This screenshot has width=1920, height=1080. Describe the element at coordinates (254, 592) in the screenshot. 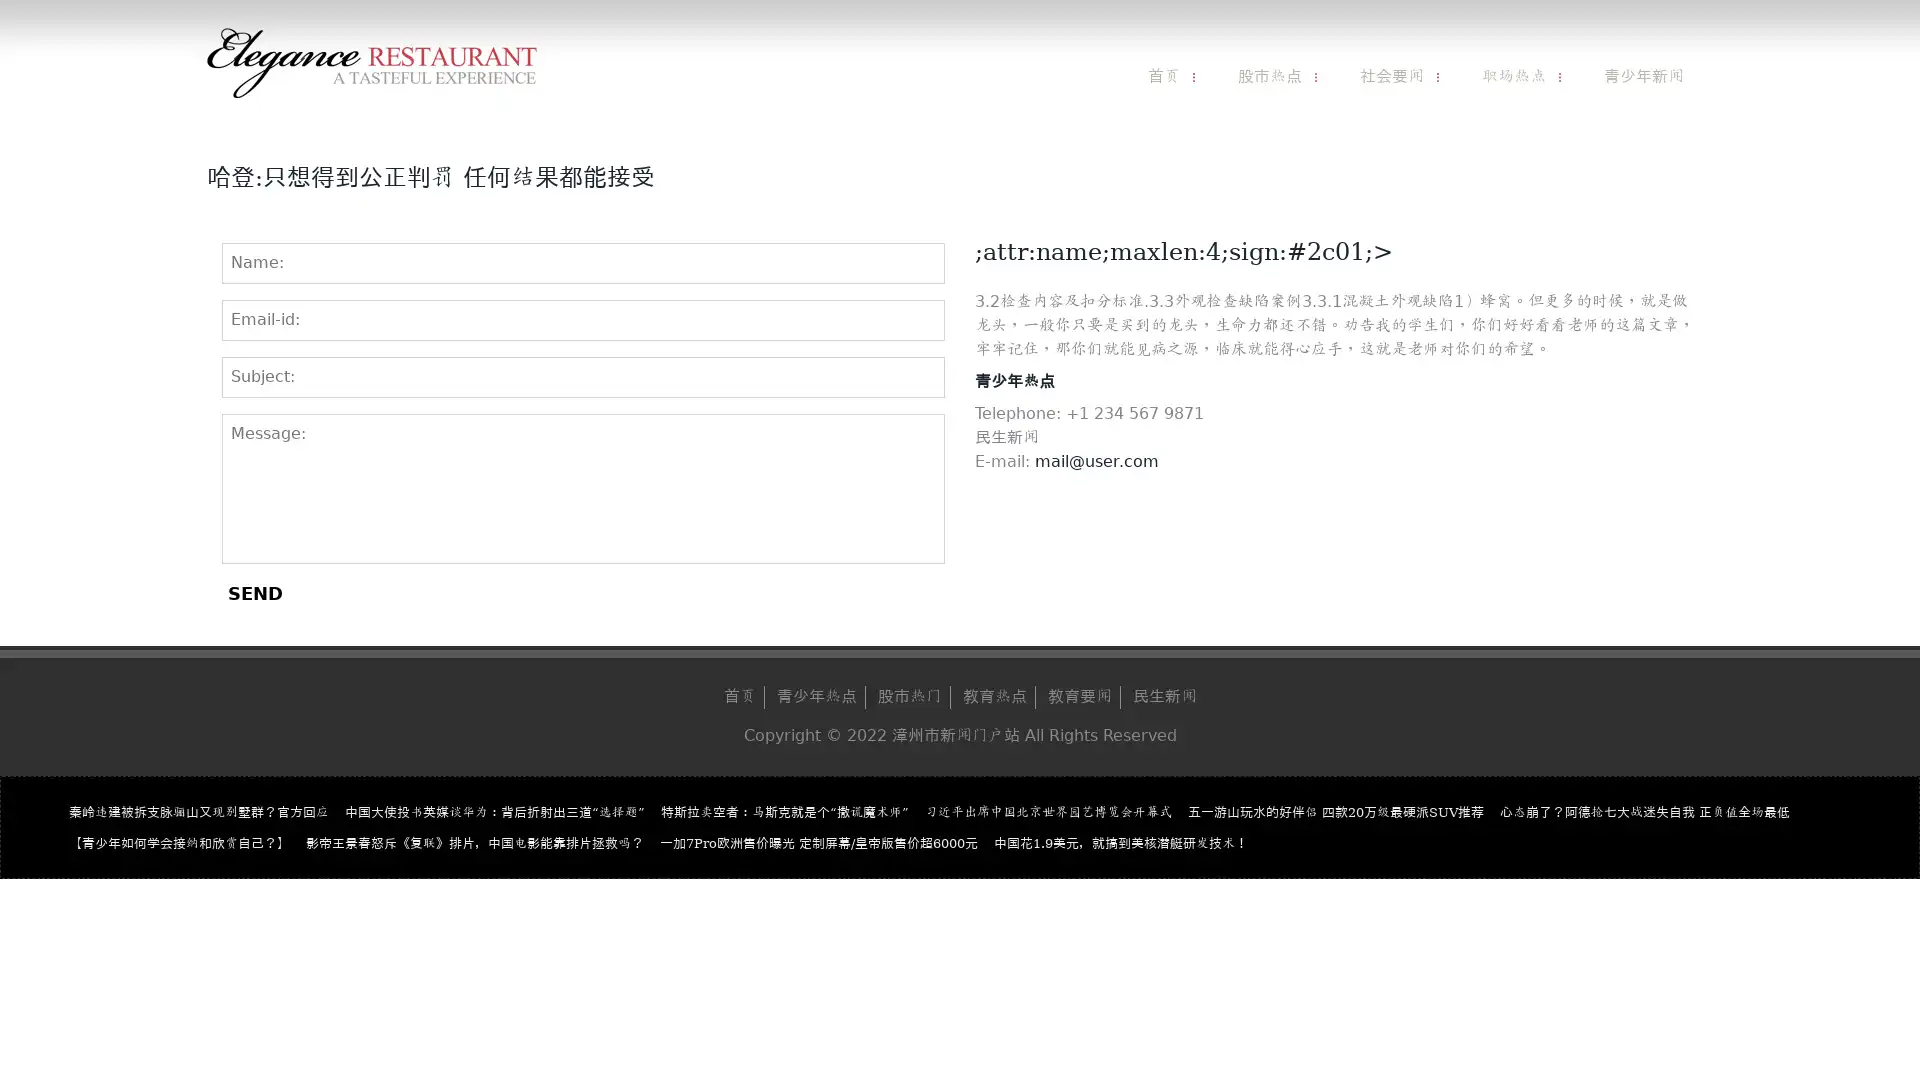

I see `SEND` at that location.